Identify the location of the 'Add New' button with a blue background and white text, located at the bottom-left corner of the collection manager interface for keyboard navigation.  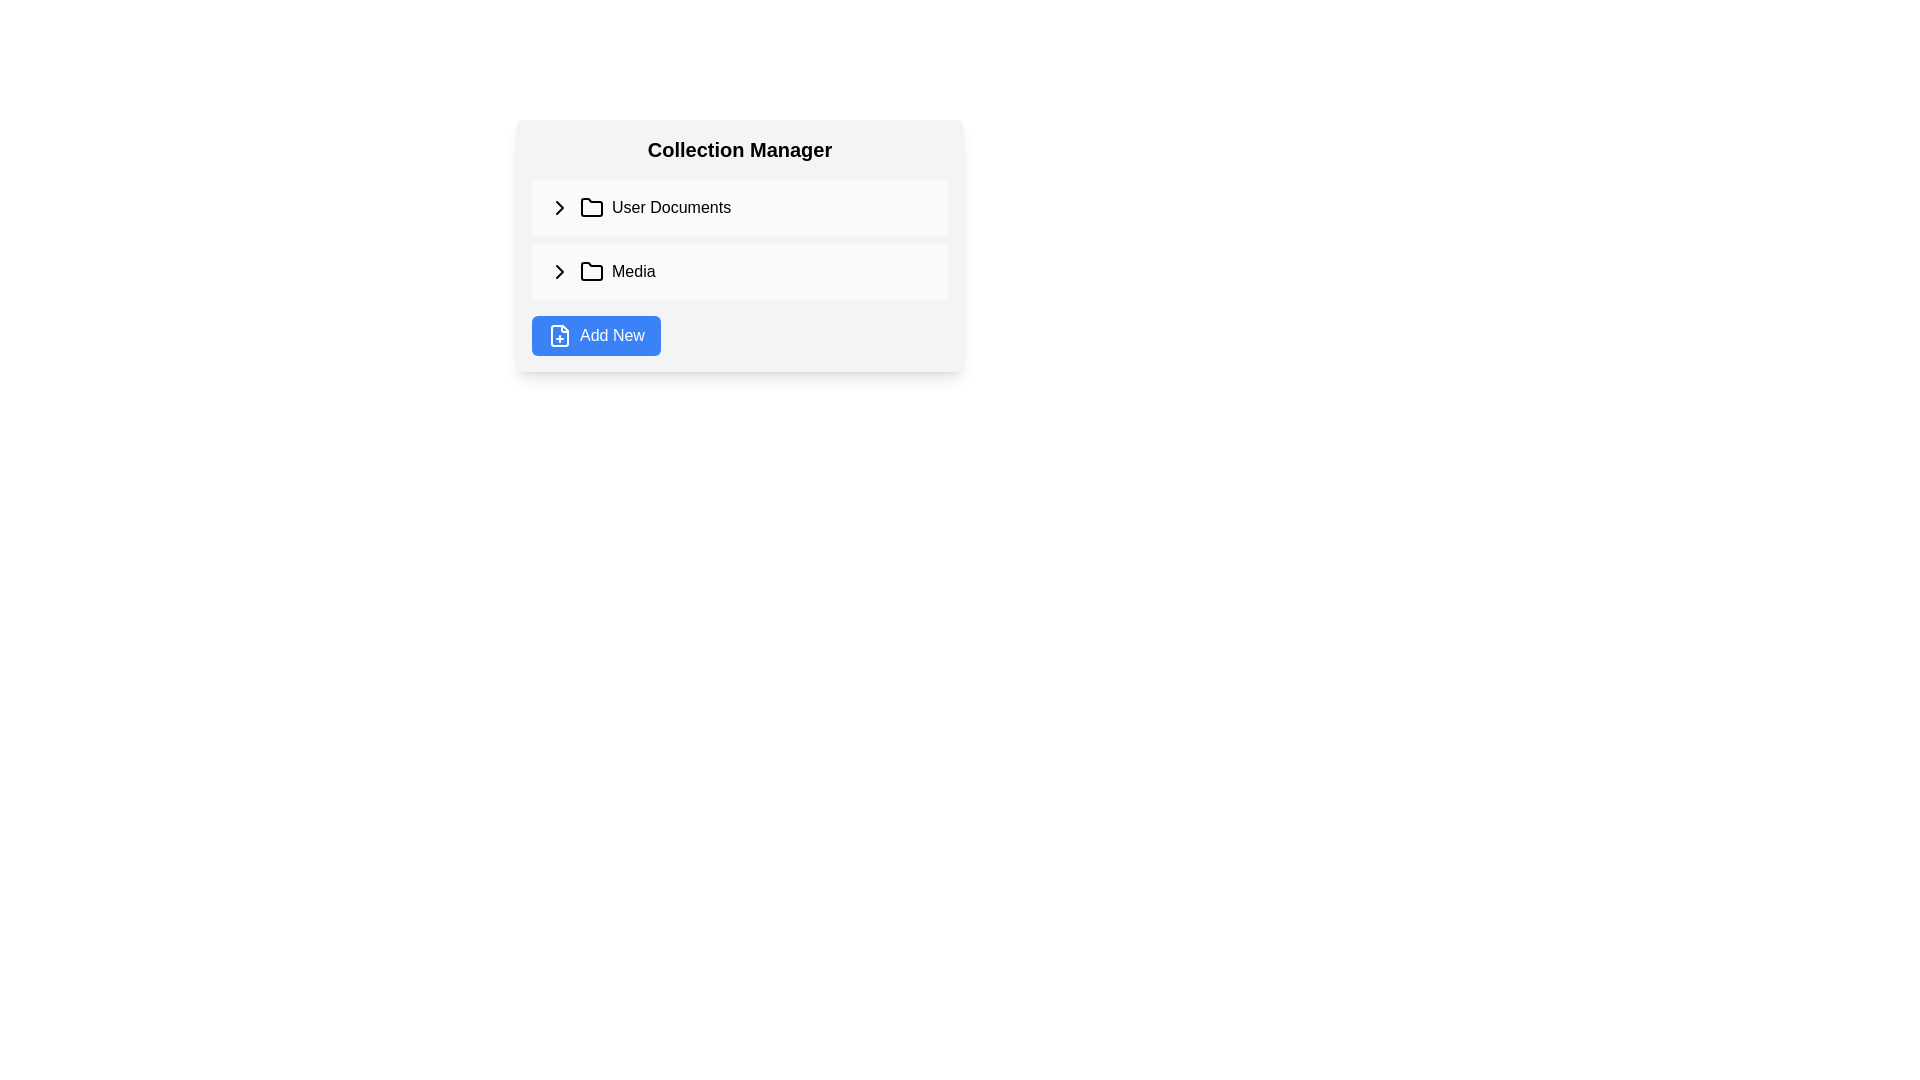
(595, 334).